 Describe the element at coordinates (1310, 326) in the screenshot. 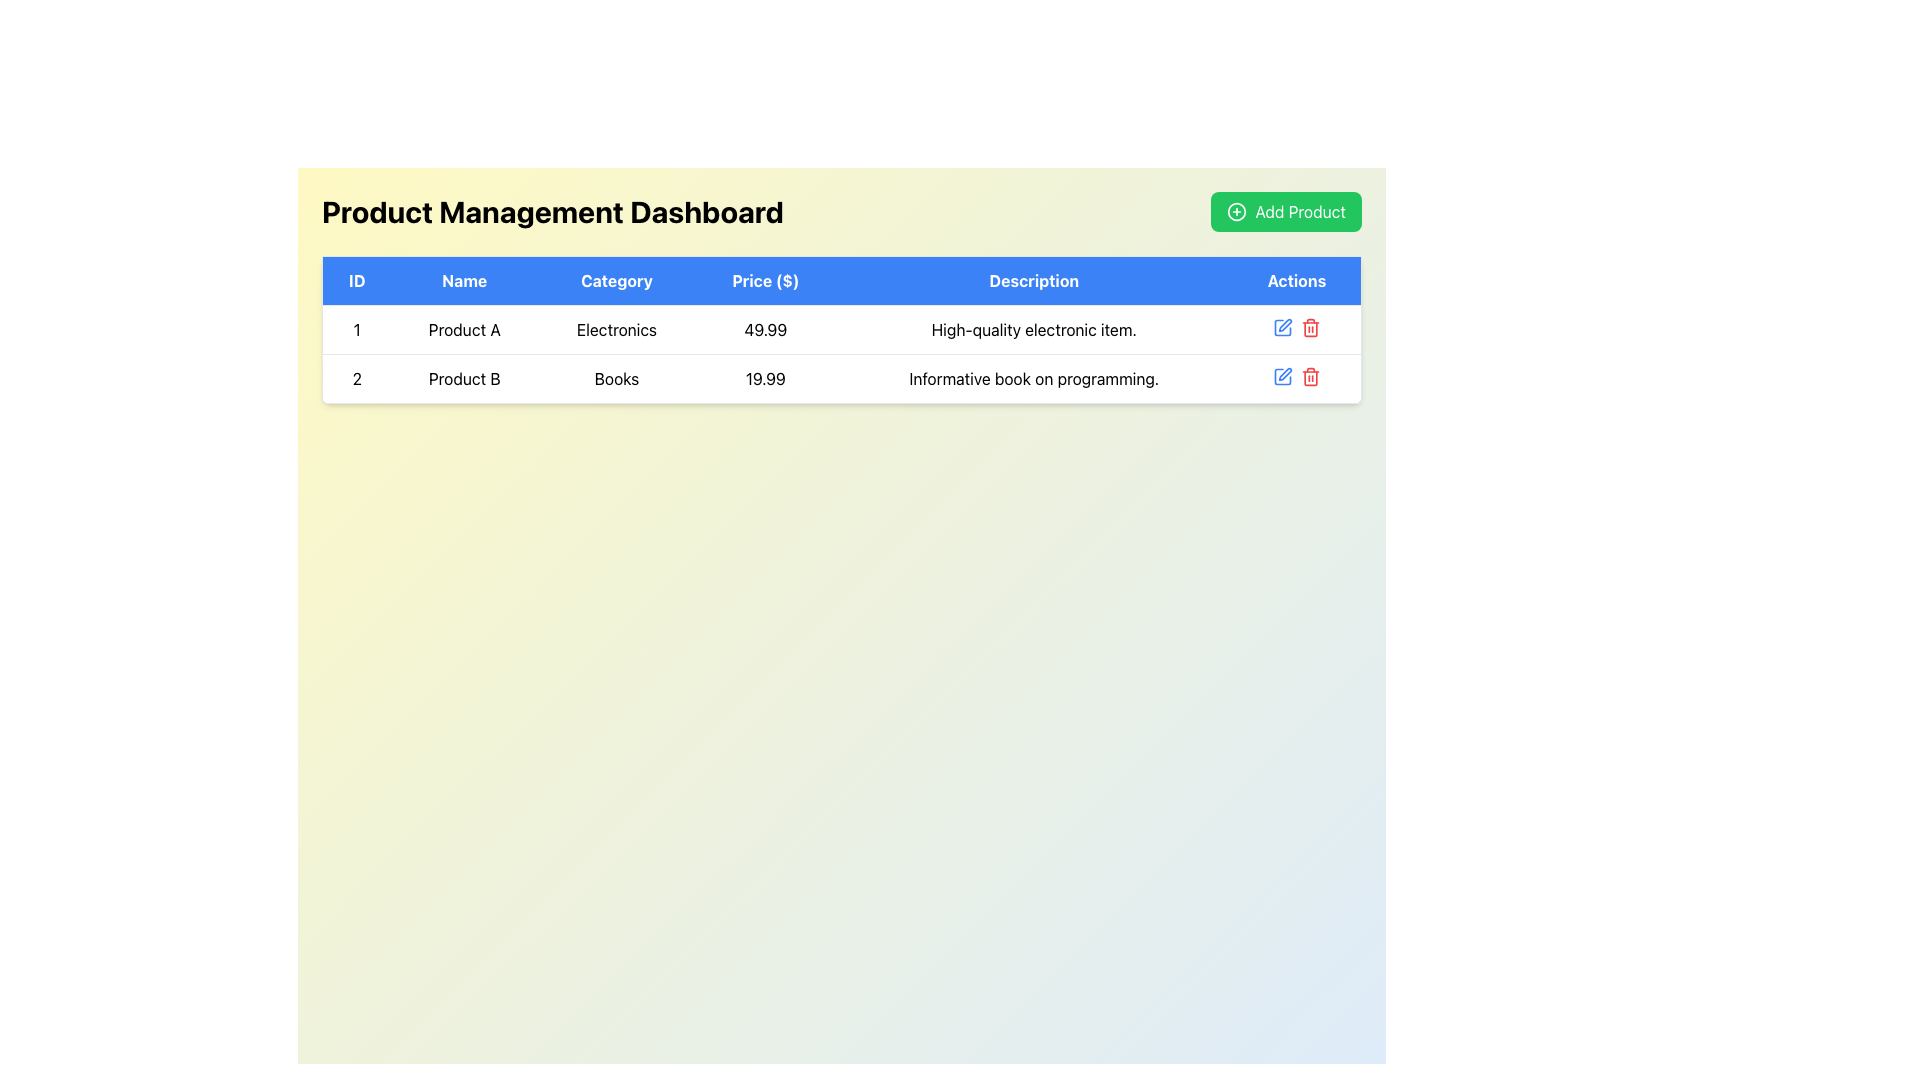

I see `the delete icon in the 'Actions' column for 'Product B'` at that location.